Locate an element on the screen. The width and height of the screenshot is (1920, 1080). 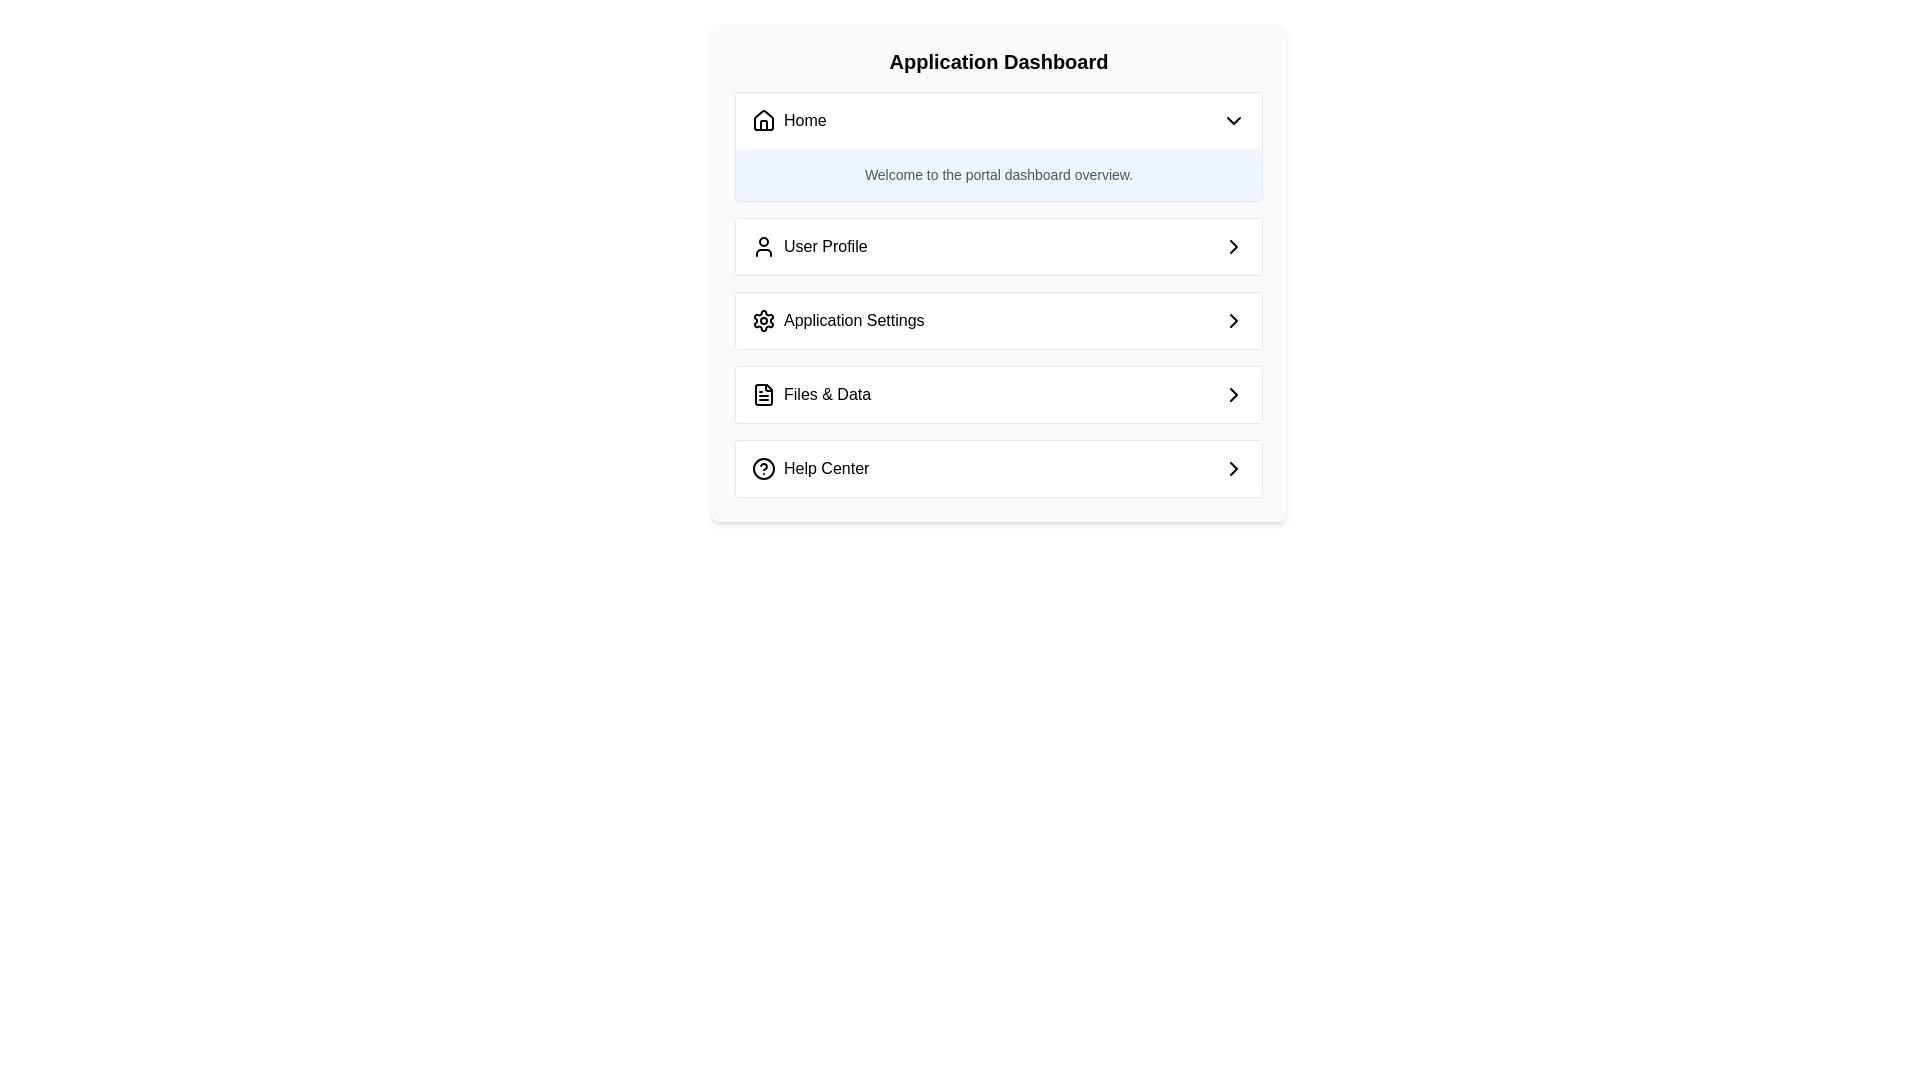
the Right-facing chevron icon (SVG graphical element) located in the 'Files & Data' row of the dashboard menu, aligned to the right side as an inline icon adjacent to the text label, as a static indication is located at coordinates (1232, 394).